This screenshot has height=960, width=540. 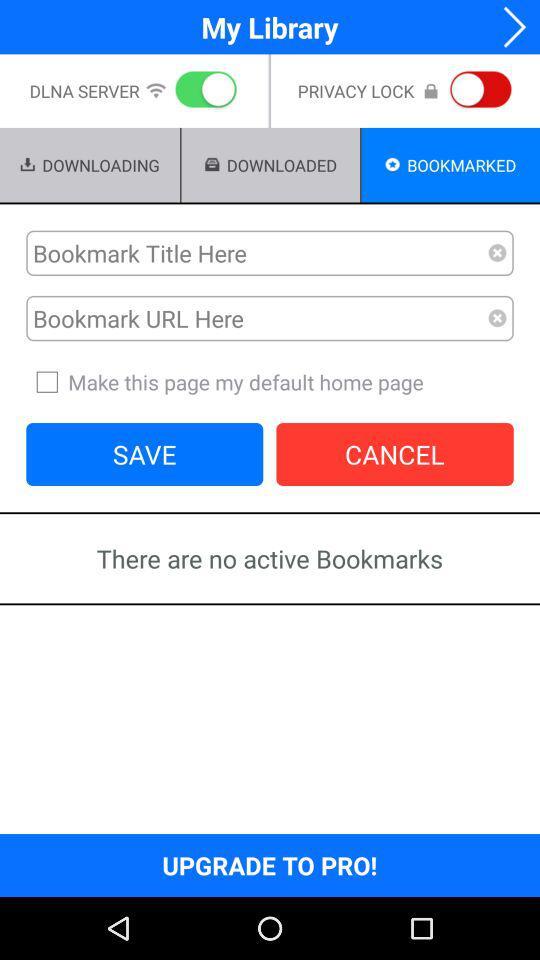 I want to click on privacy button keep privacy option always on, so click(x=476, y=91).